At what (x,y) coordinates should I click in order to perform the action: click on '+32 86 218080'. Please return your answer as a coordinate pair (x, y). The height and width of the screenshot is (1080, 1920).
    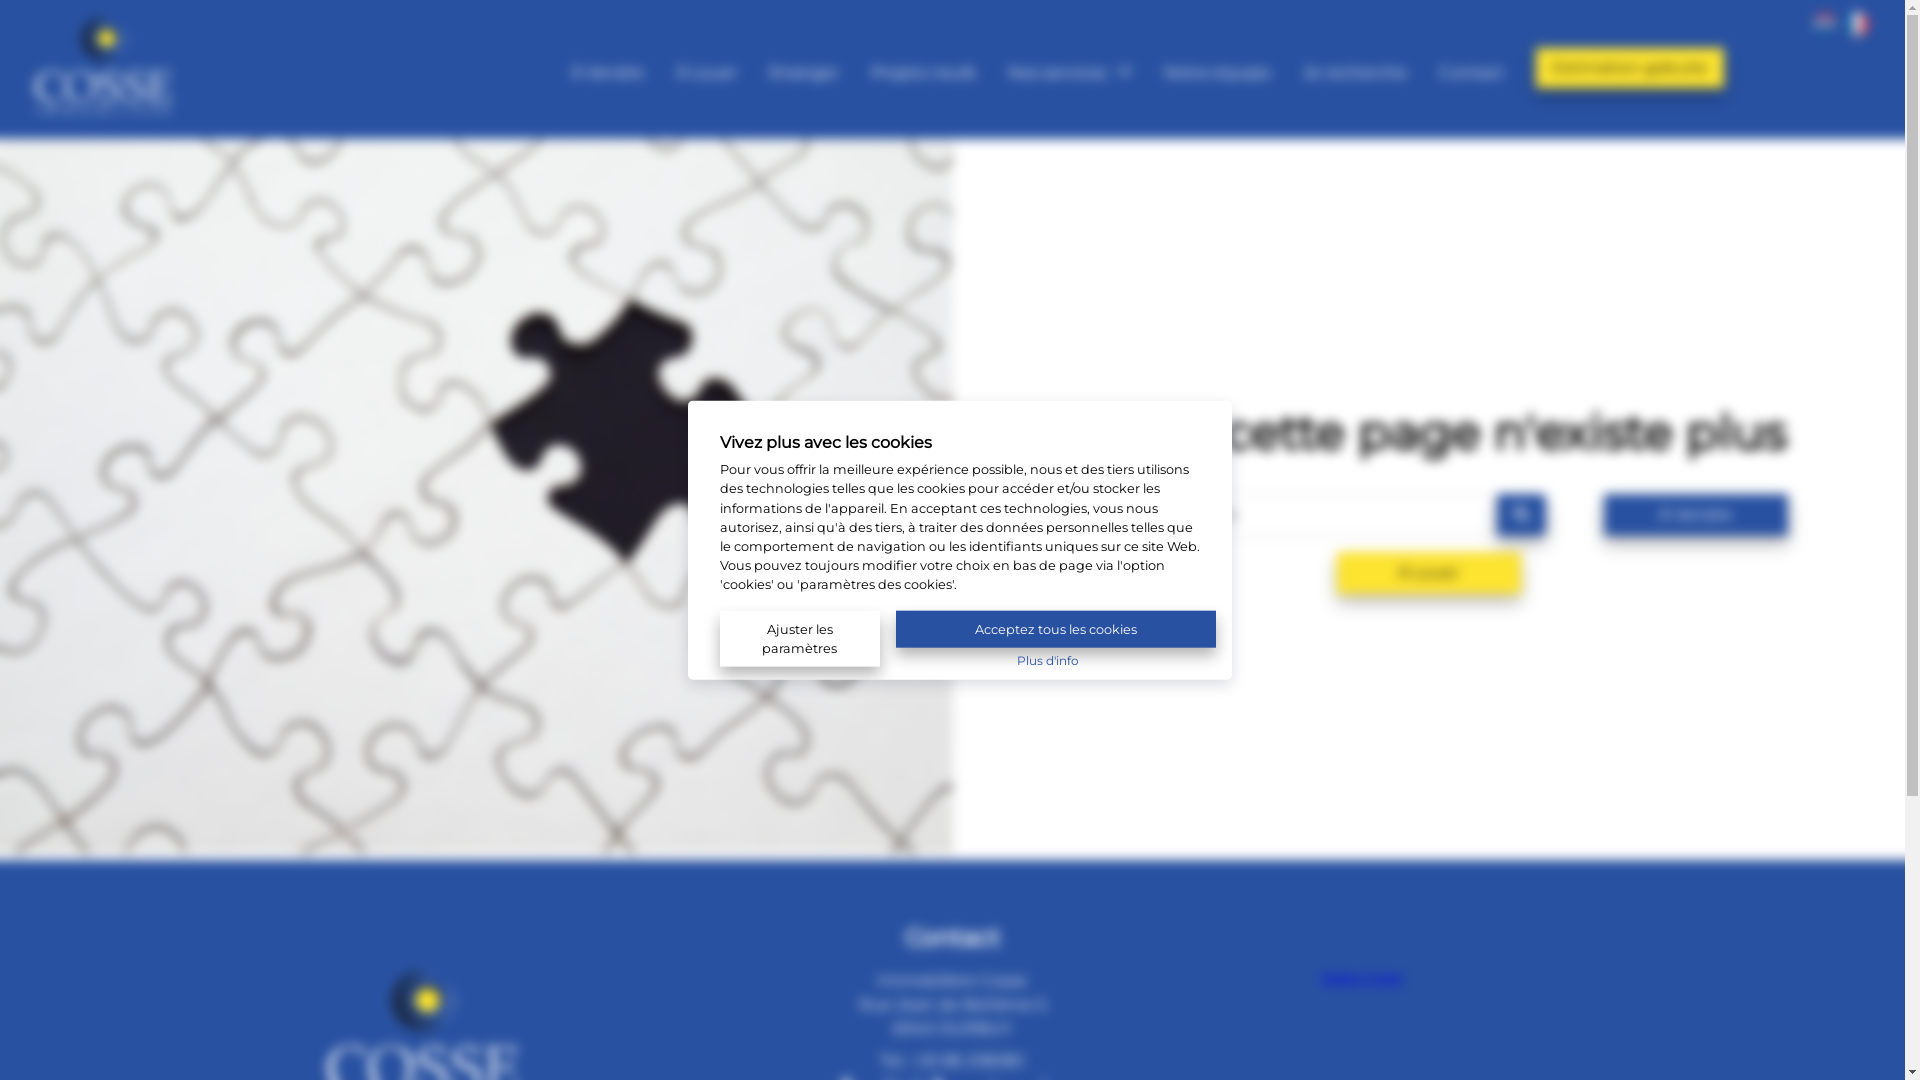
    Looking at the image, I should click on (968, 1059).